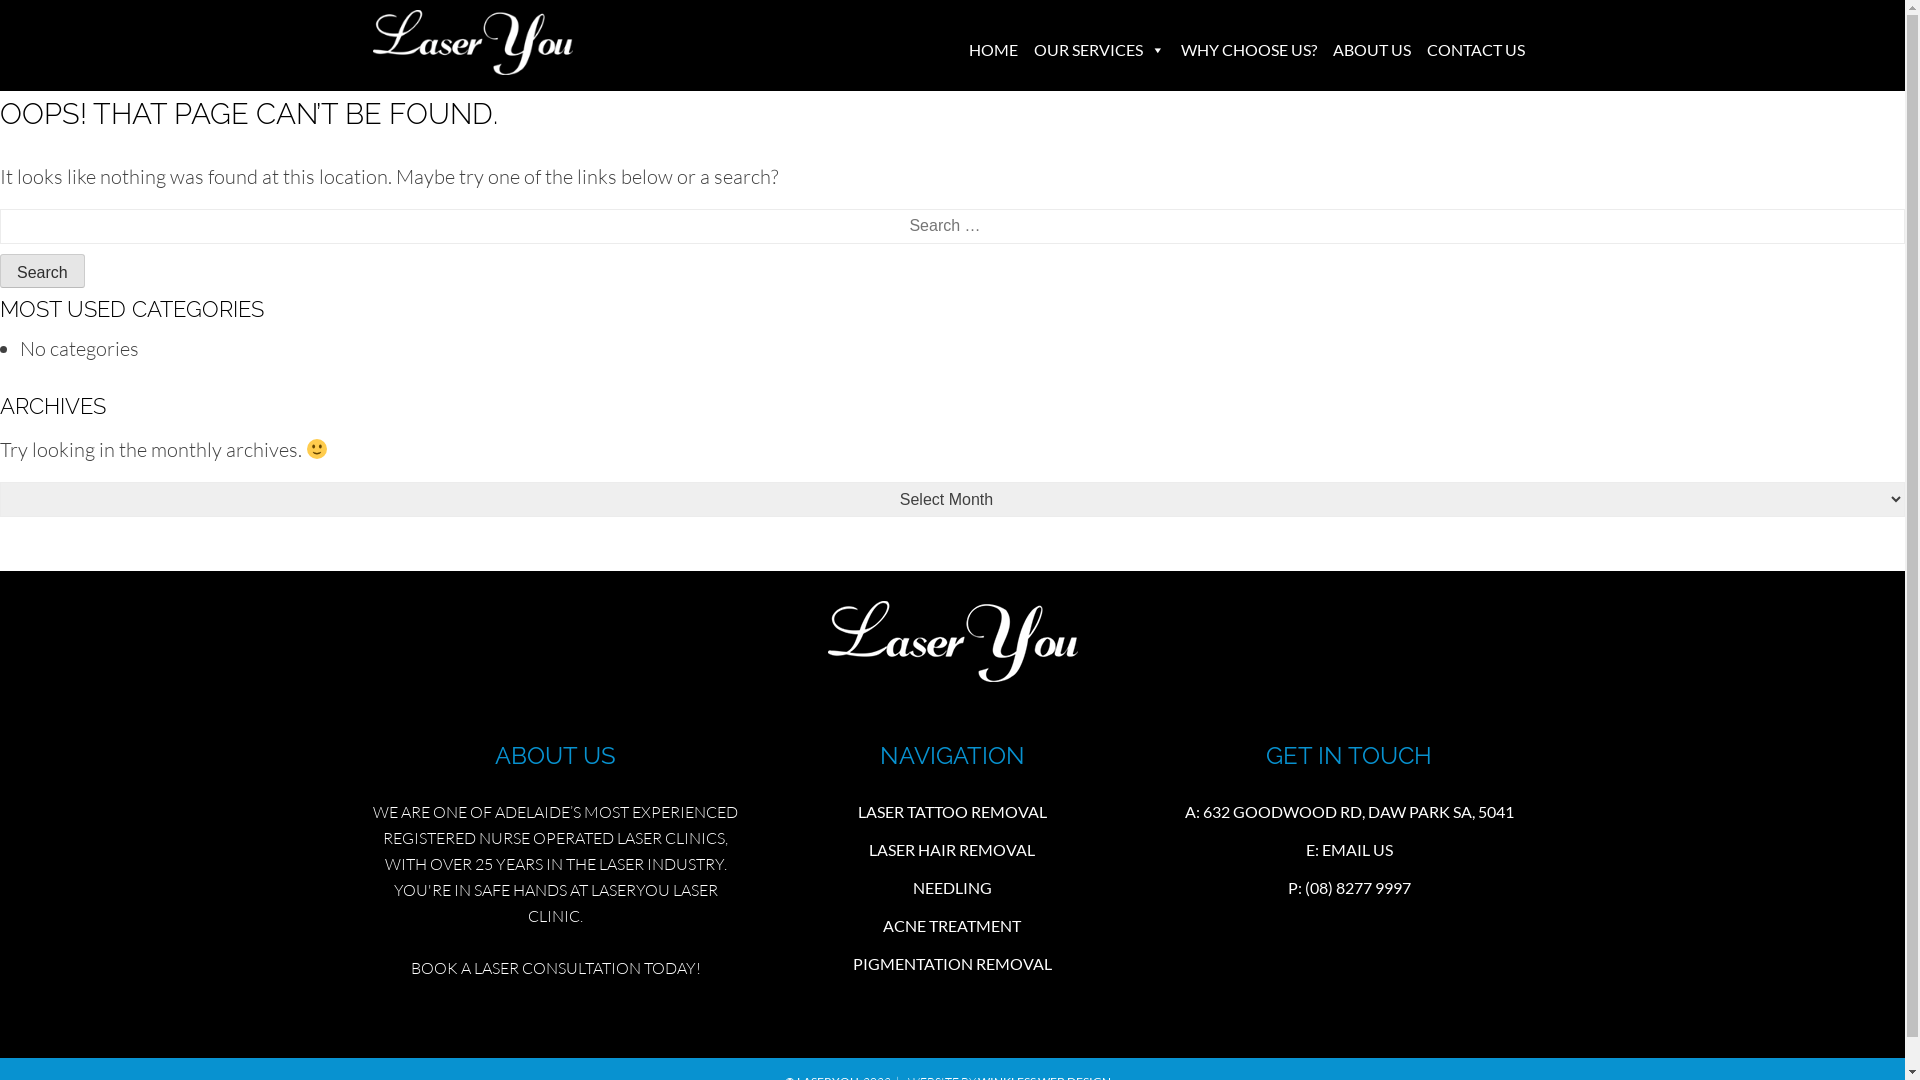 This screenshot has width=1920, height=1080. What do you see at coordinates (951, 886) in the screenshot?
I see `'NEEDLING'` at bounding box center [951, 886].